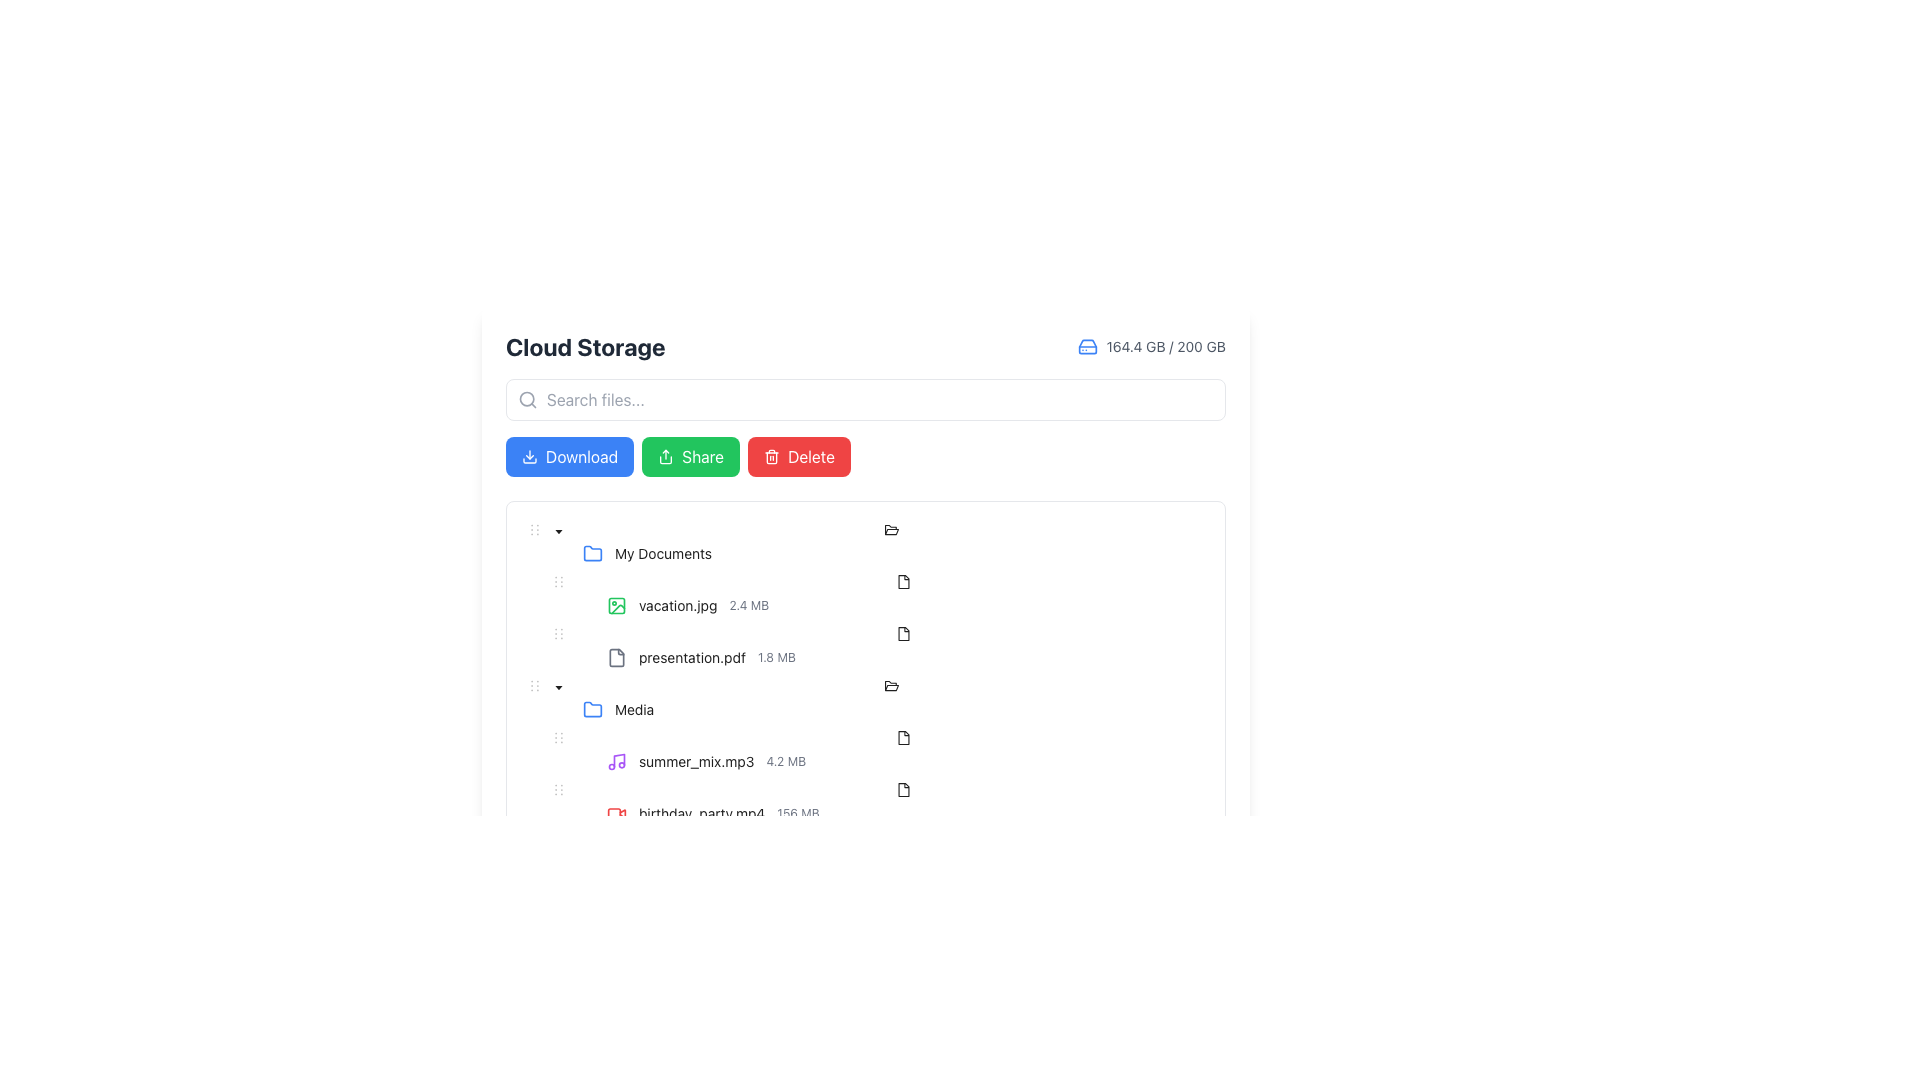 The width and height of the screenshot is (1920, 1080). What do you see at coordinates (902, 582) in the screenshot?
I see `the small black document icon adjacent to the file named 'vacation.jpg 2.4 MB'` at bounding box center [902, 582].